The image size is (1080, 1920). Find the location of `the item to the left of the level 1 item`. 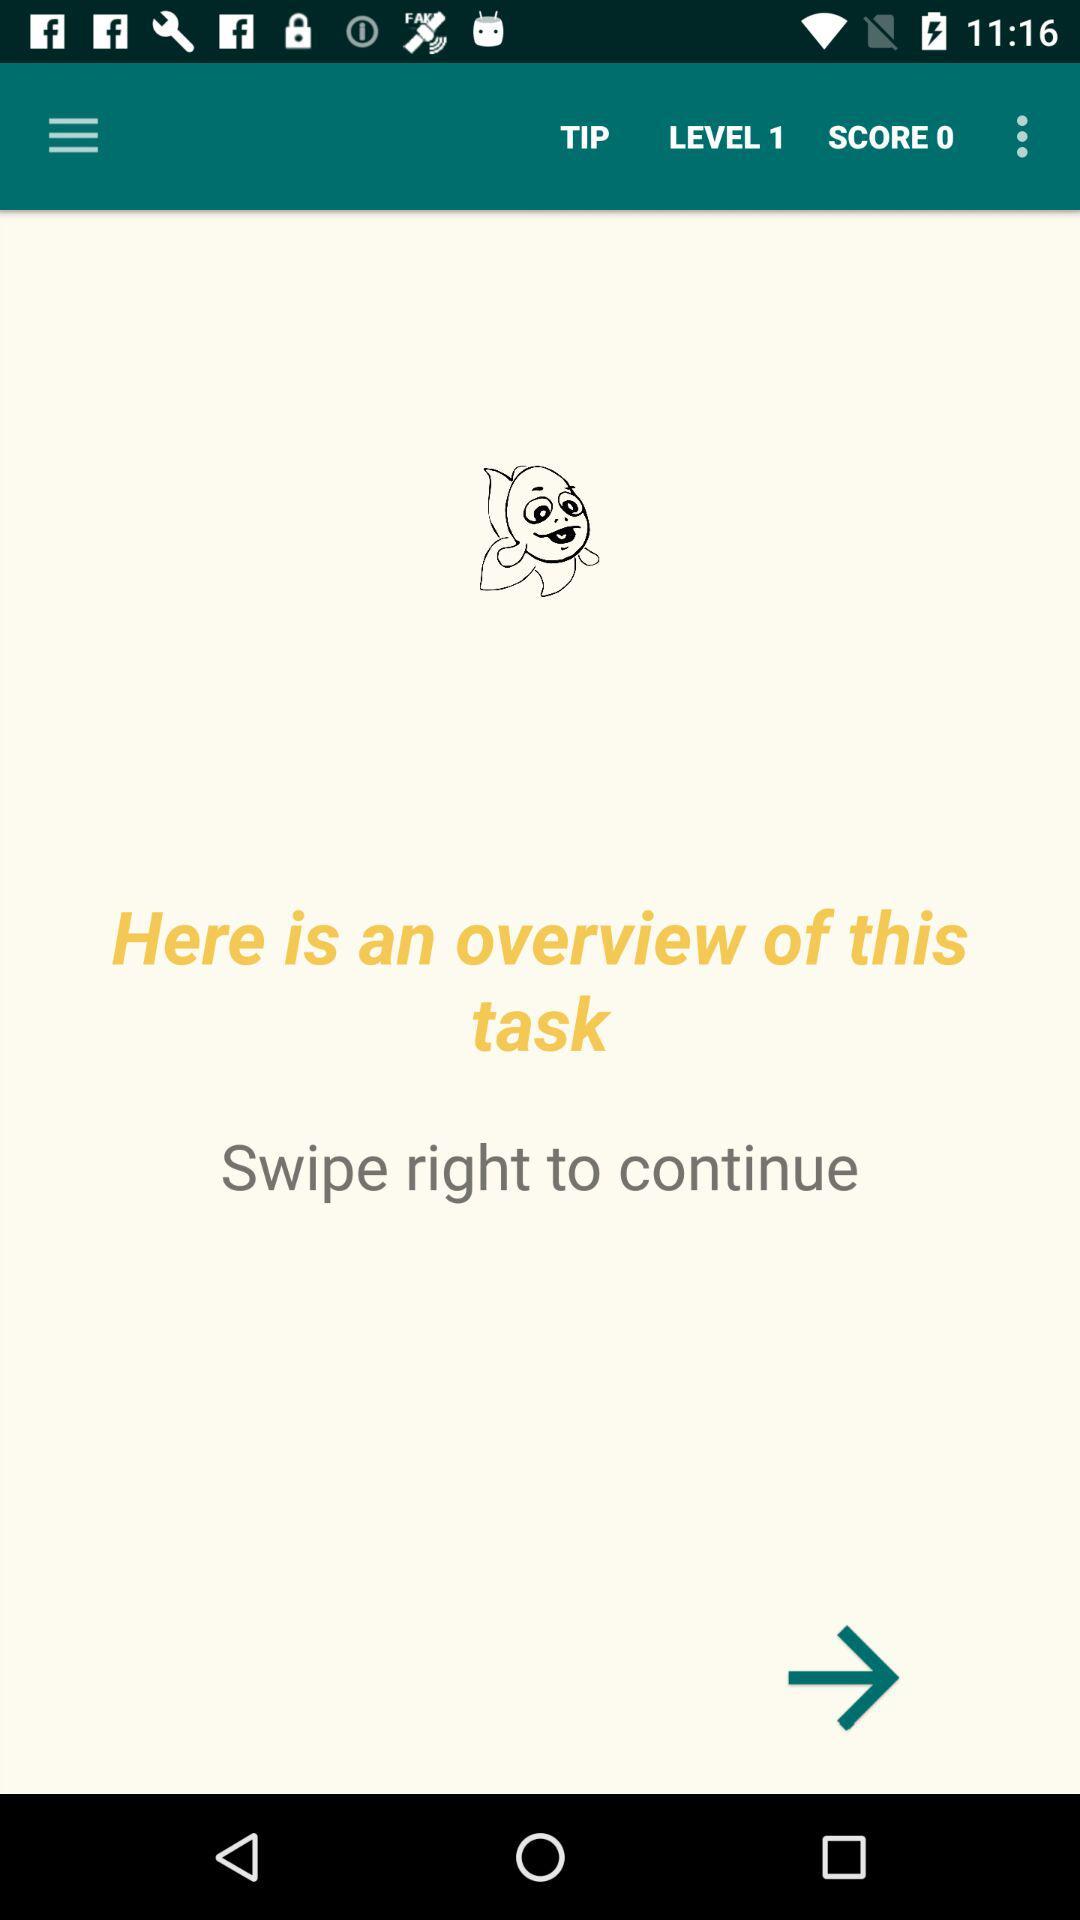

the item to the left of the level 1 item is located at coordinates (585, 135).